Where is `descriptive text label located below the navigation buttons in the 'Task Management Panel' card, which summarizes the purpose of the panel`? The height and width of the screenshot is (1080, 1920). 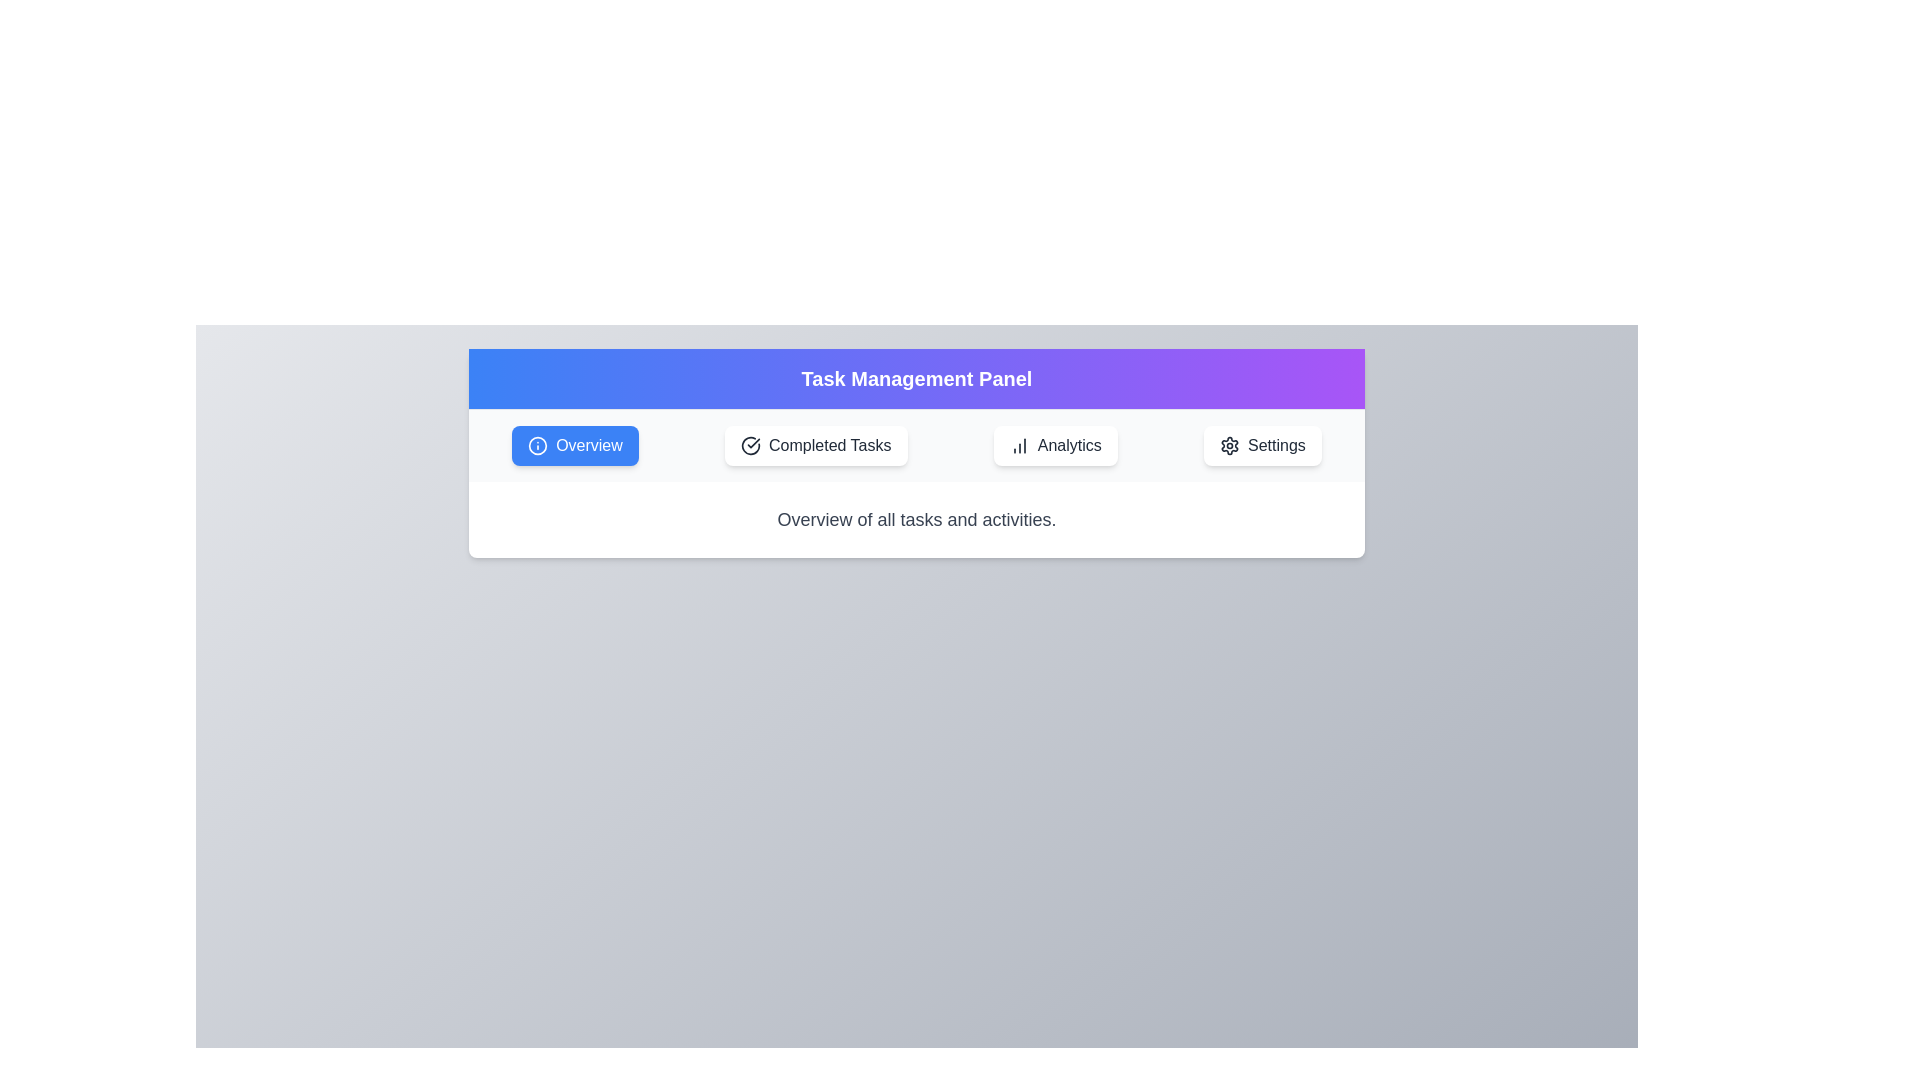
descriptive text label located below the navigation buttons in the 'Task Management Panel' card, which summarizes the purpose of the panel is located at coordinates (915, 519).